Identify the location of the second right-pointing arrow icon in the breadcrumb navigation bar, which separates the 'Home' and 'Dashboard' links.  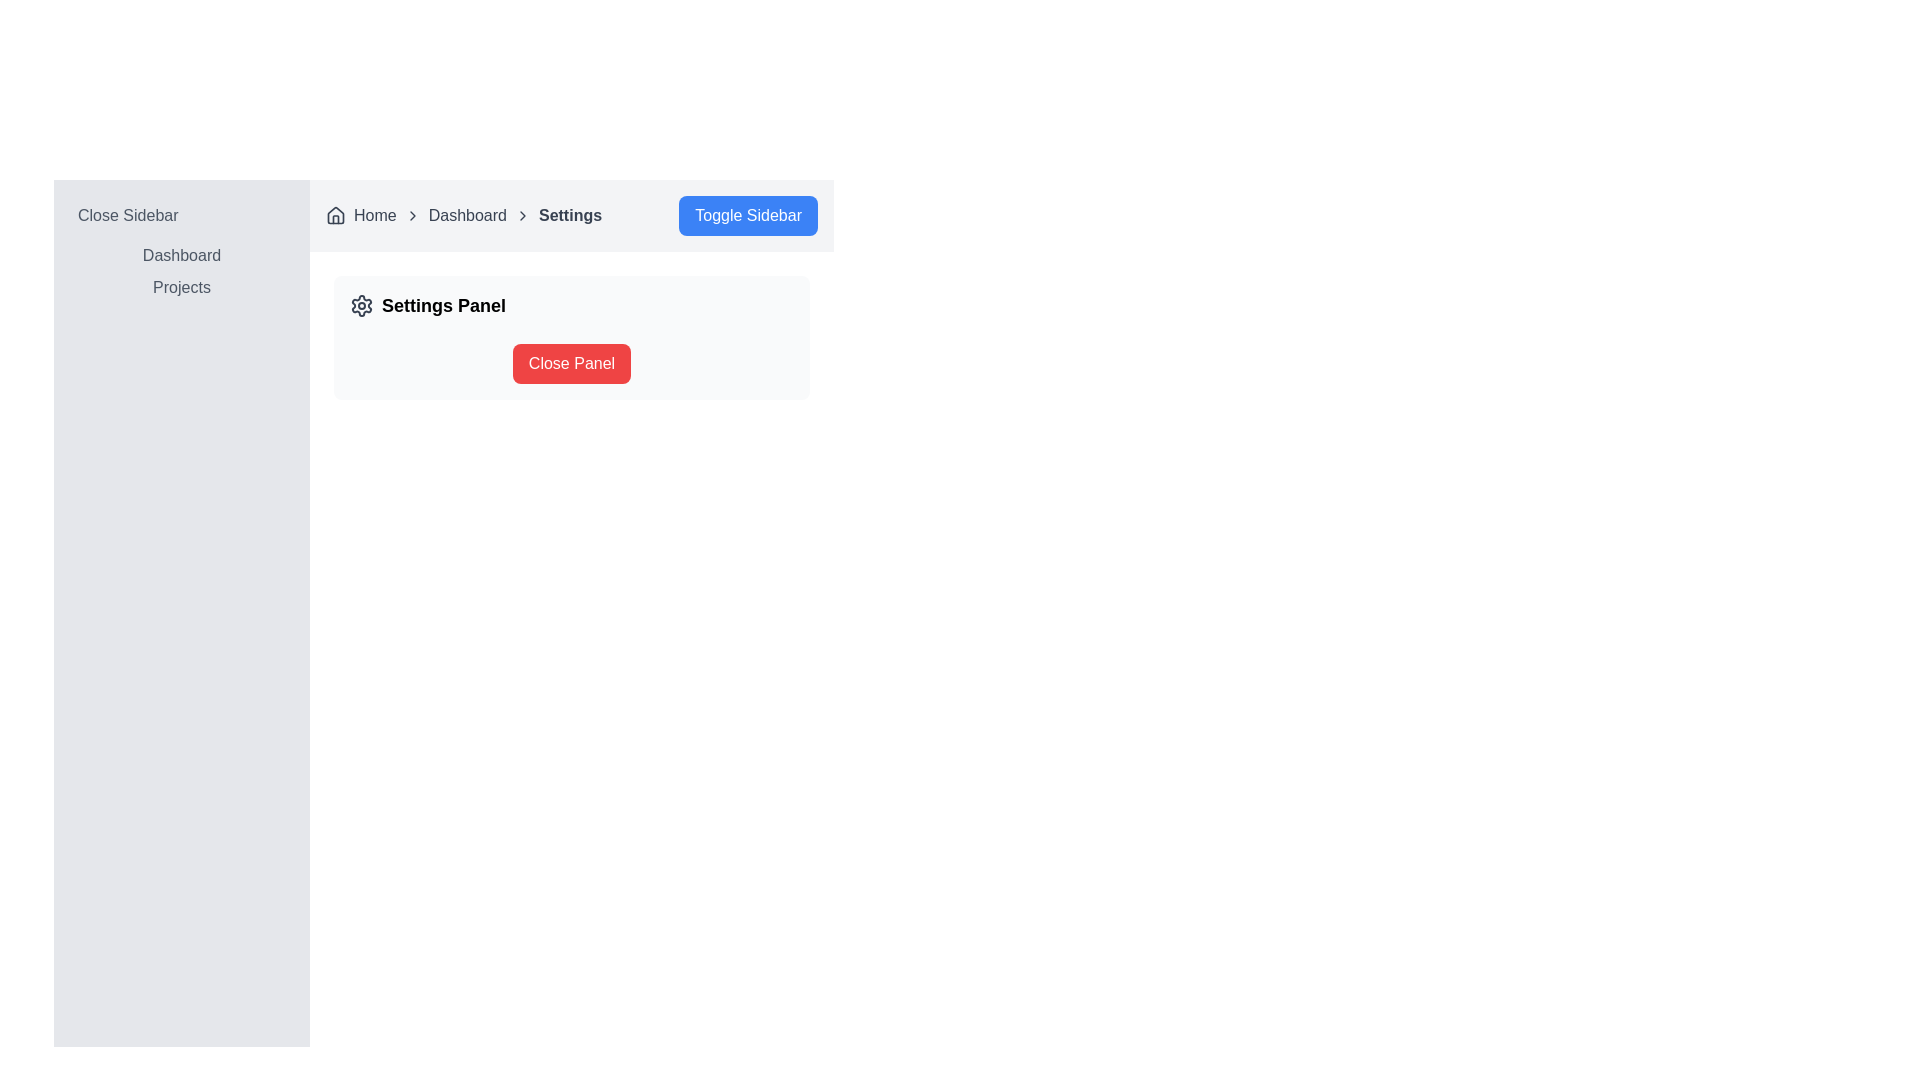
(411, 216).